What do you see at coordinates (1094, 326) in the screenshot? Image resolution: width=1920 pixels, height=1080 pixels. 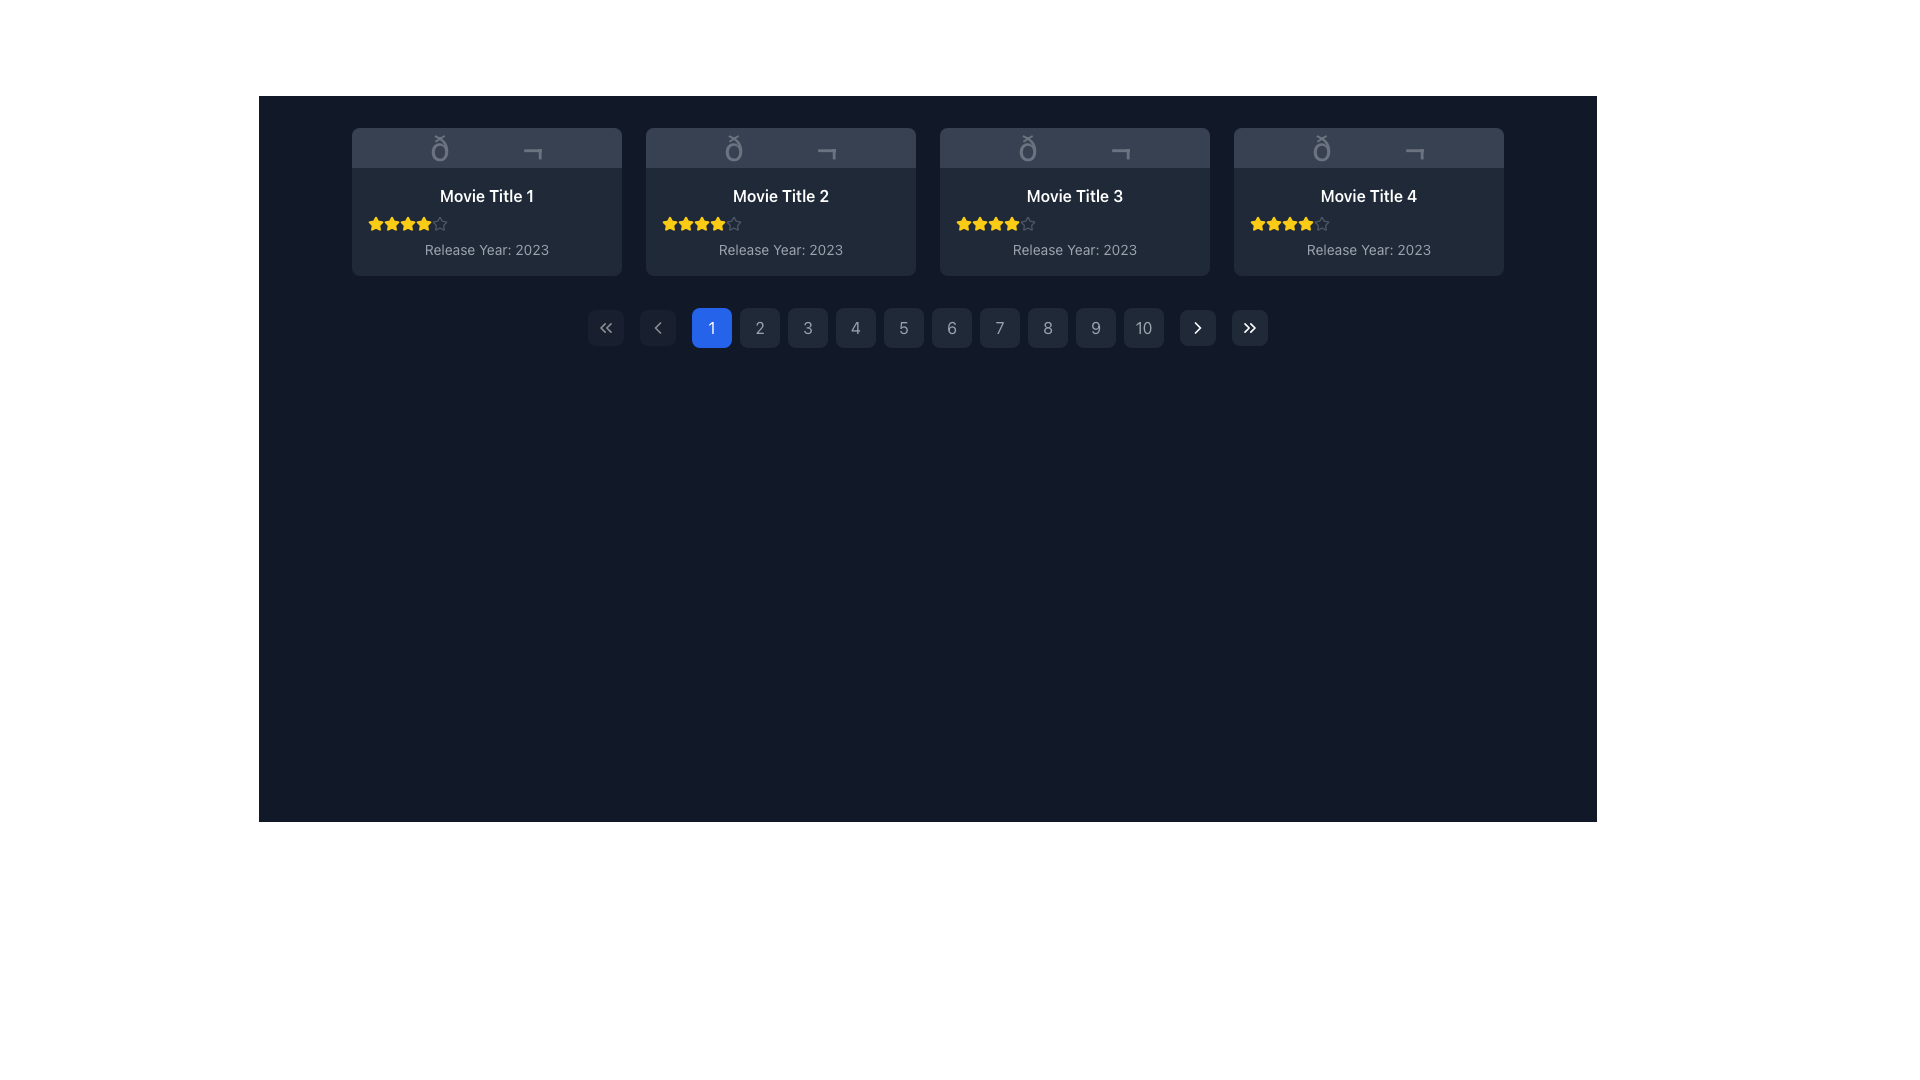 I see `the ninth pagination button located centrally at the bottom of the interface` at bounding box center [1094, 326].